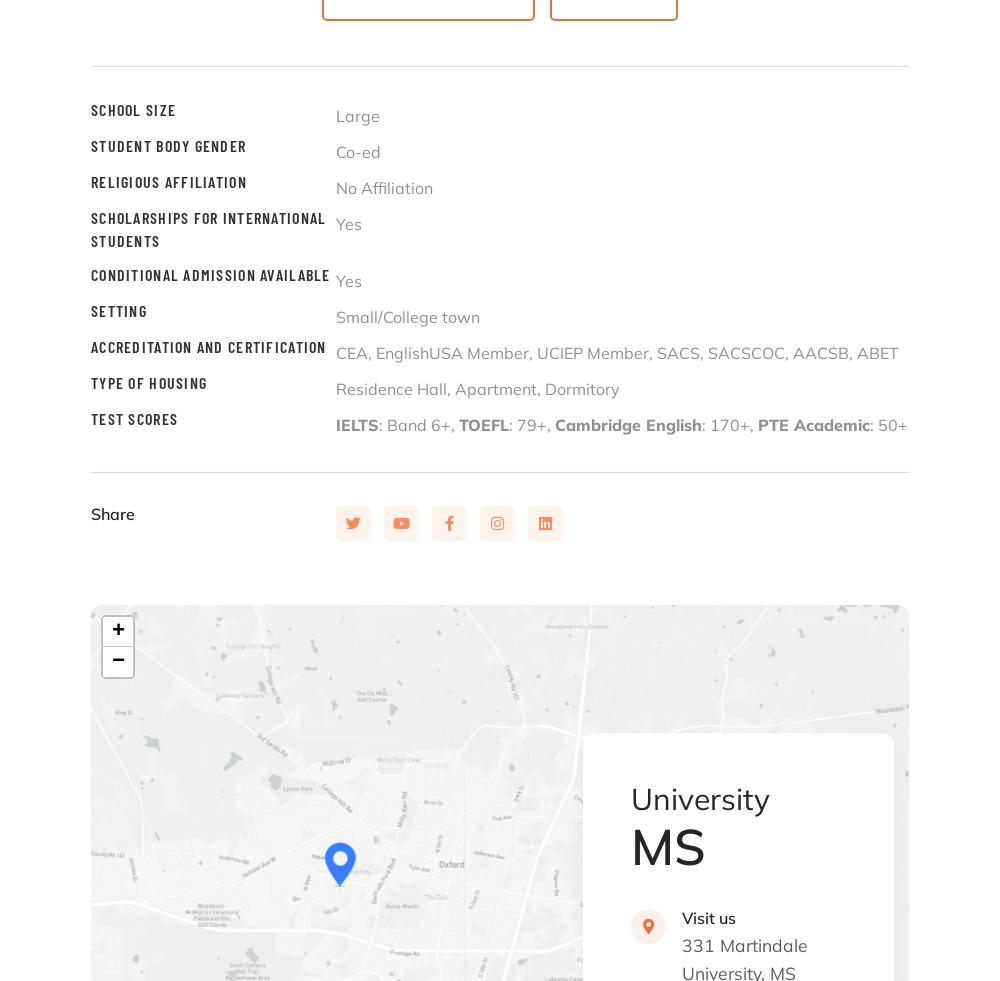 The width and height of the screenshot is (1000, 981). Describe the element at coordinates (356, 423) in the screenshot. I see `'IELTS'` at that location.